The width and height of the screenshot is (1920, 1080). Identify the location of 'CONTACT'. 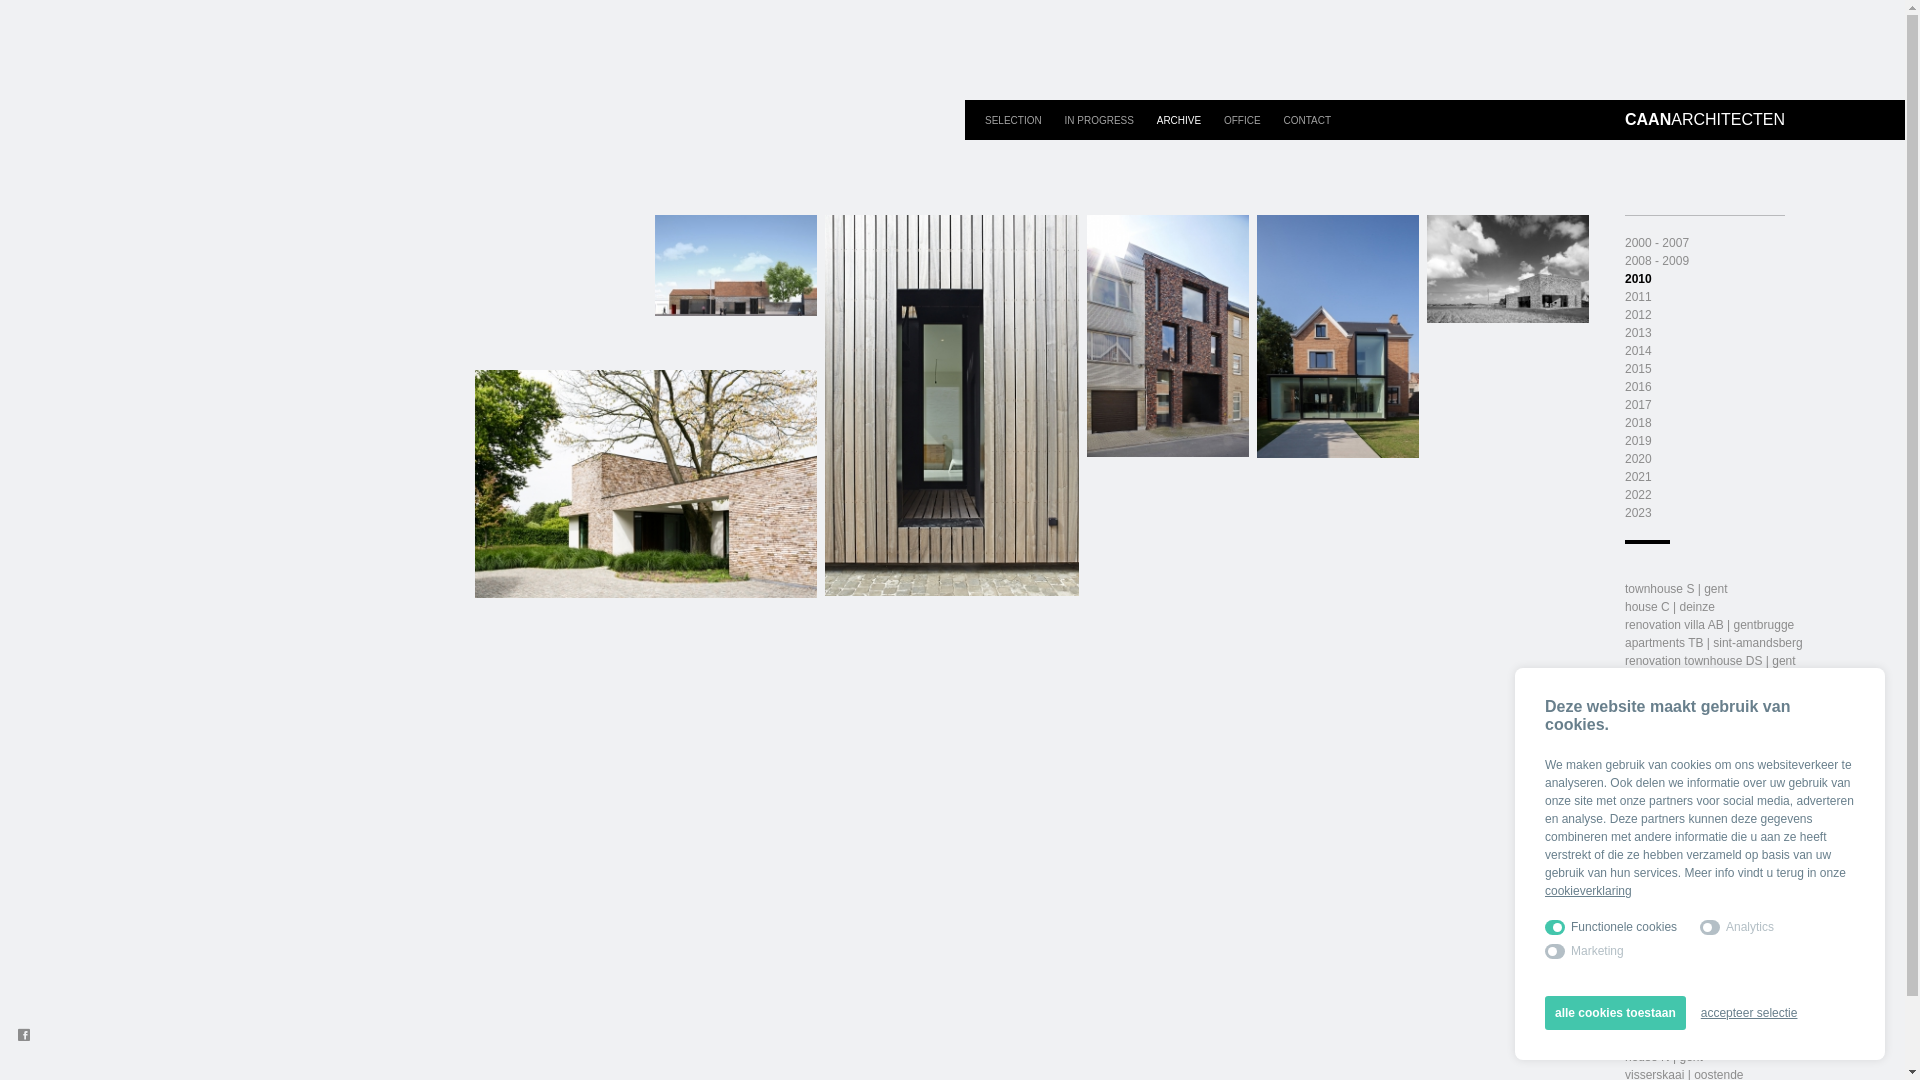
(1306, 120).